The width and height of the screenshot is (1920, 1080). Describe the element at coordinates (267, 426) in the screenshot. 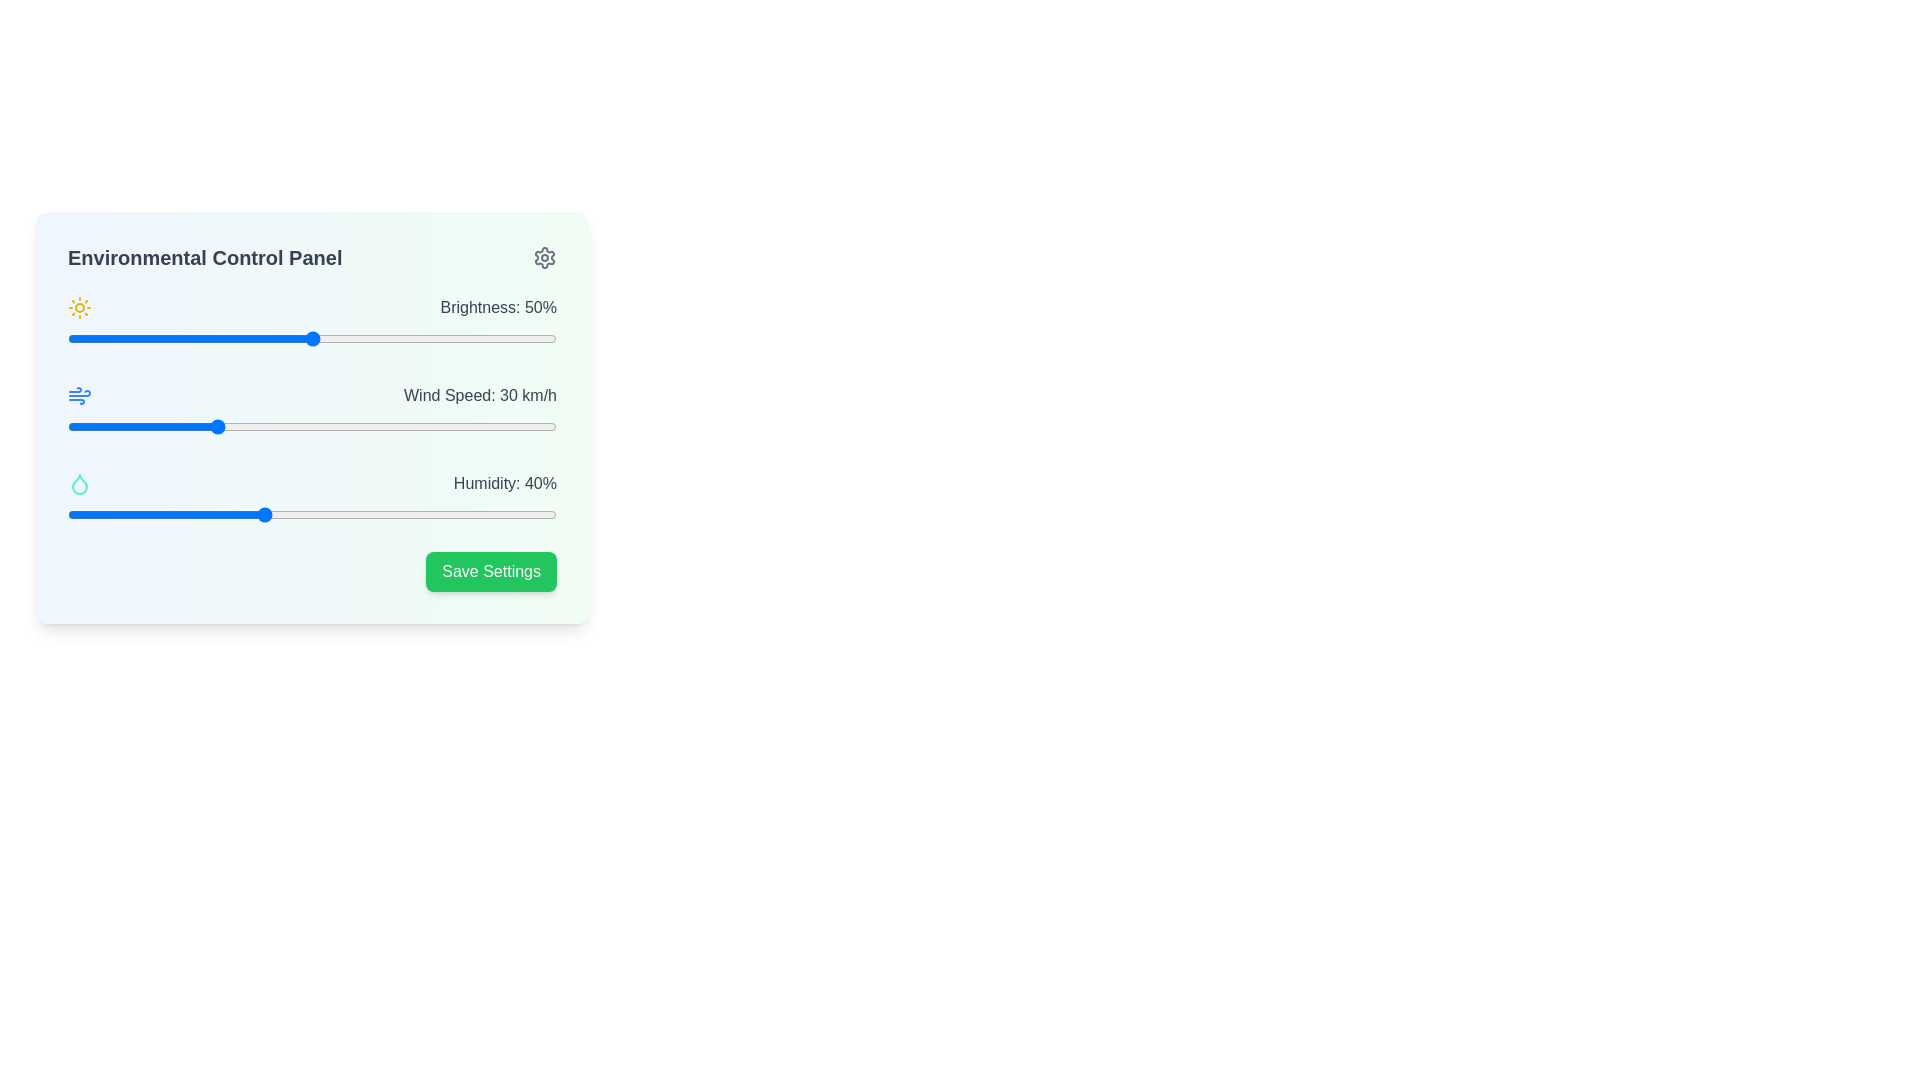

I see `the wind speed` at that location.